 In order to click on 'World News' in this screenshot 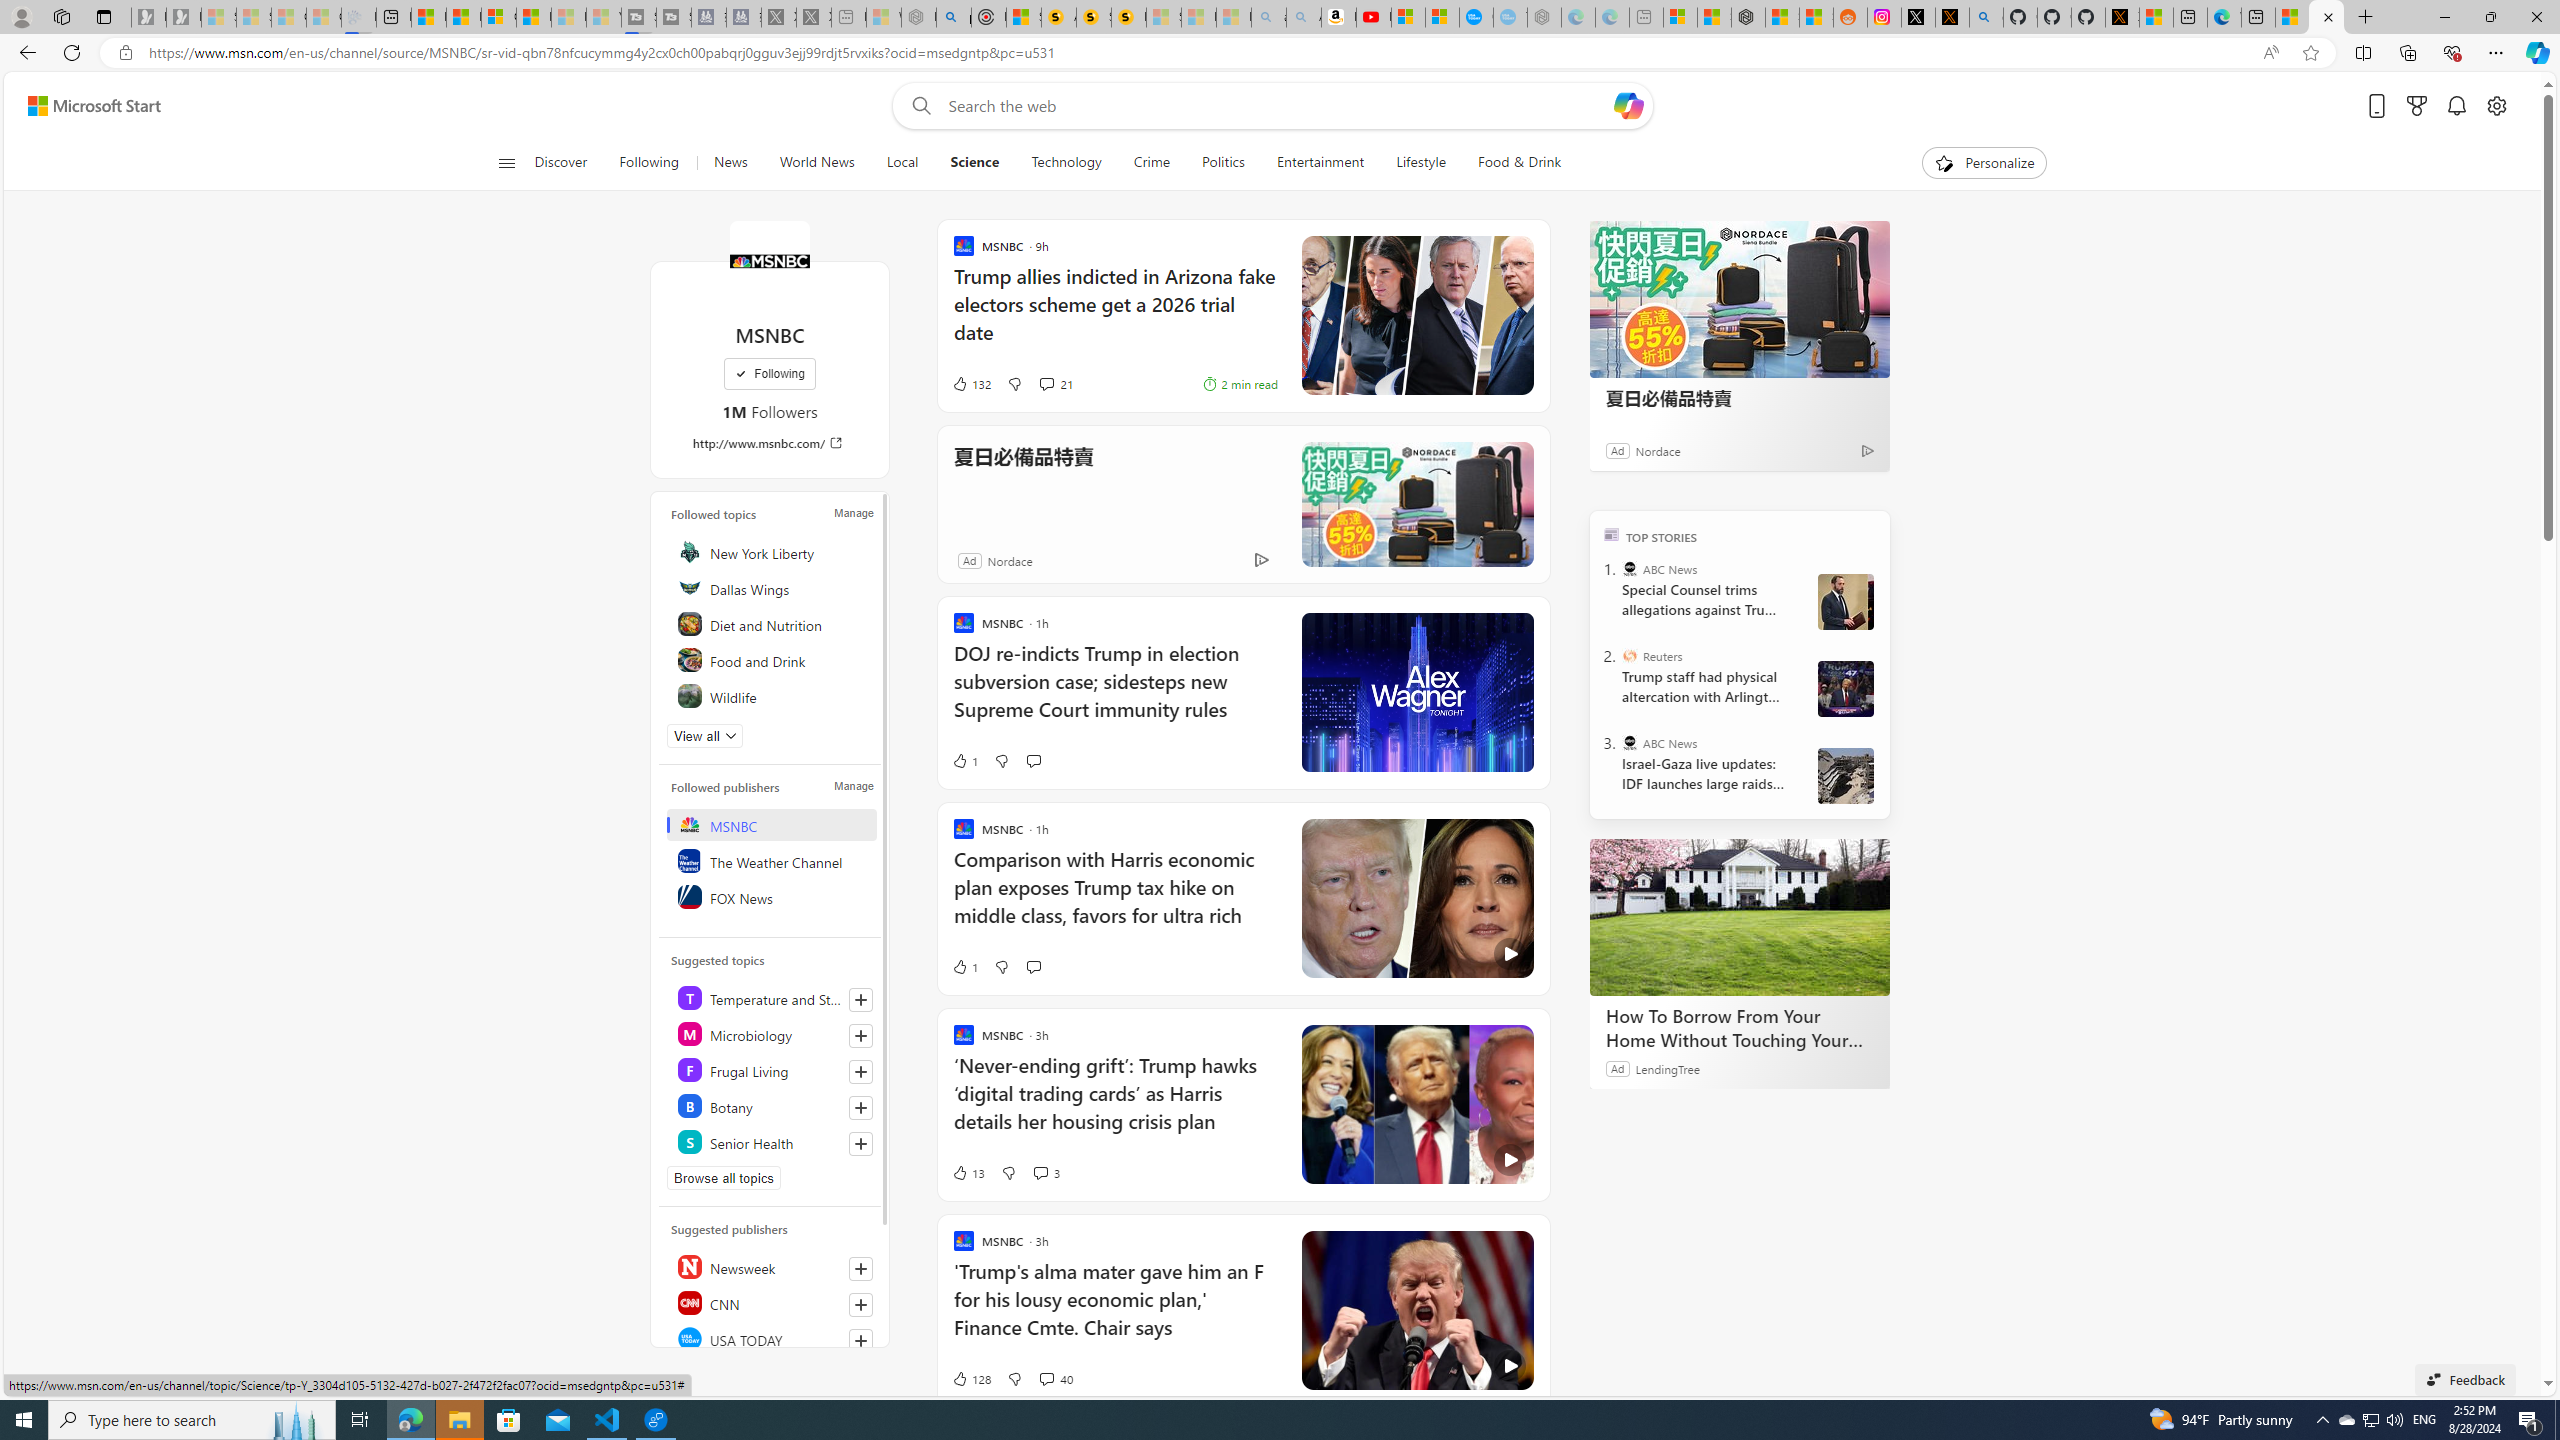, I will do `click(815, 162)`.